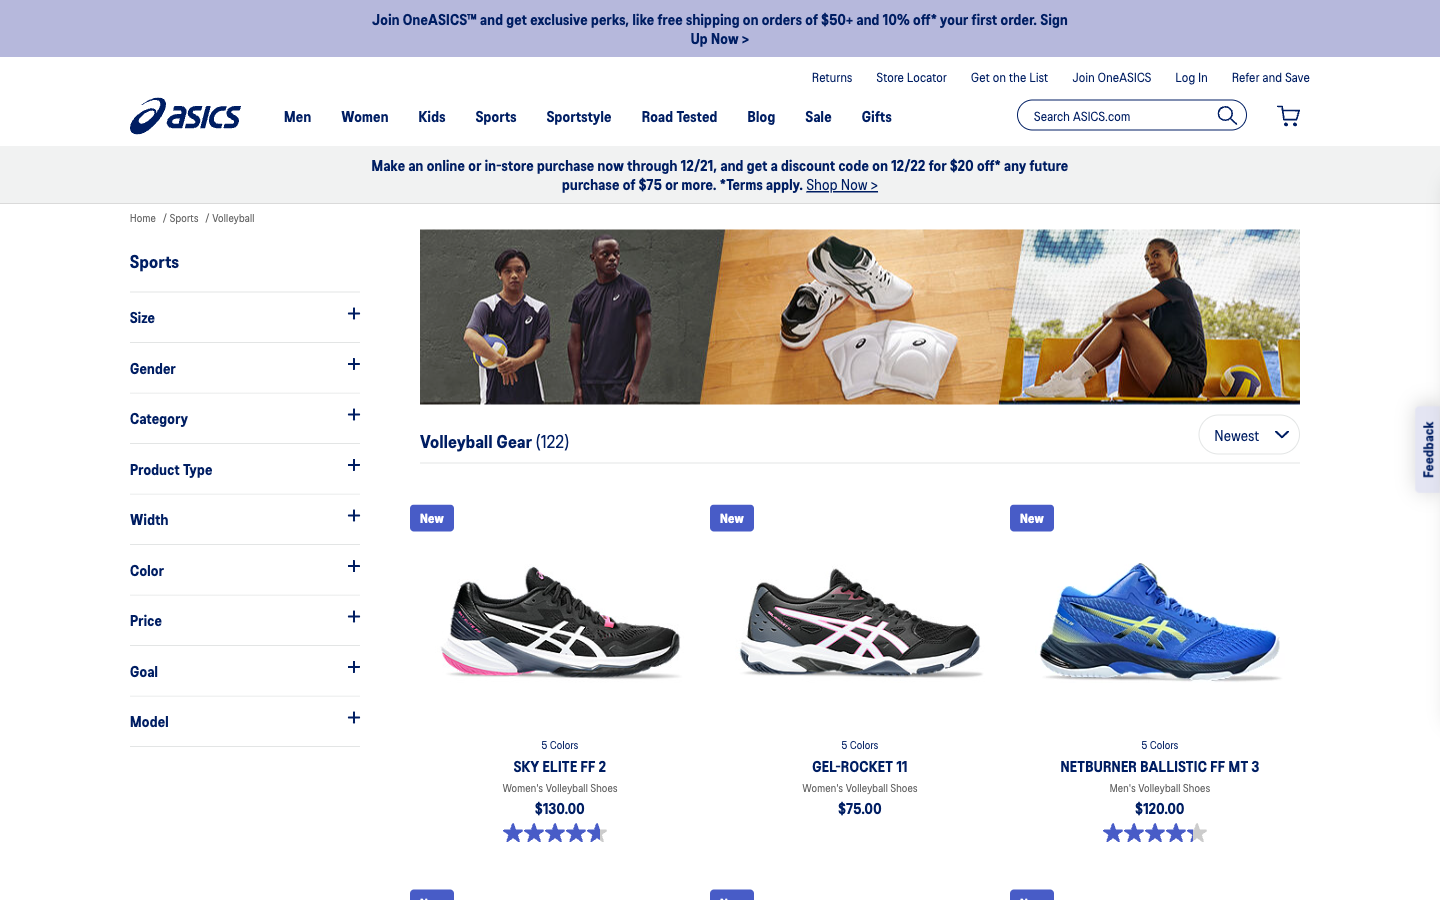 This screenshot has height=900, width=1440. I want to click on the filter by the size of shoes, so click(243, 315).